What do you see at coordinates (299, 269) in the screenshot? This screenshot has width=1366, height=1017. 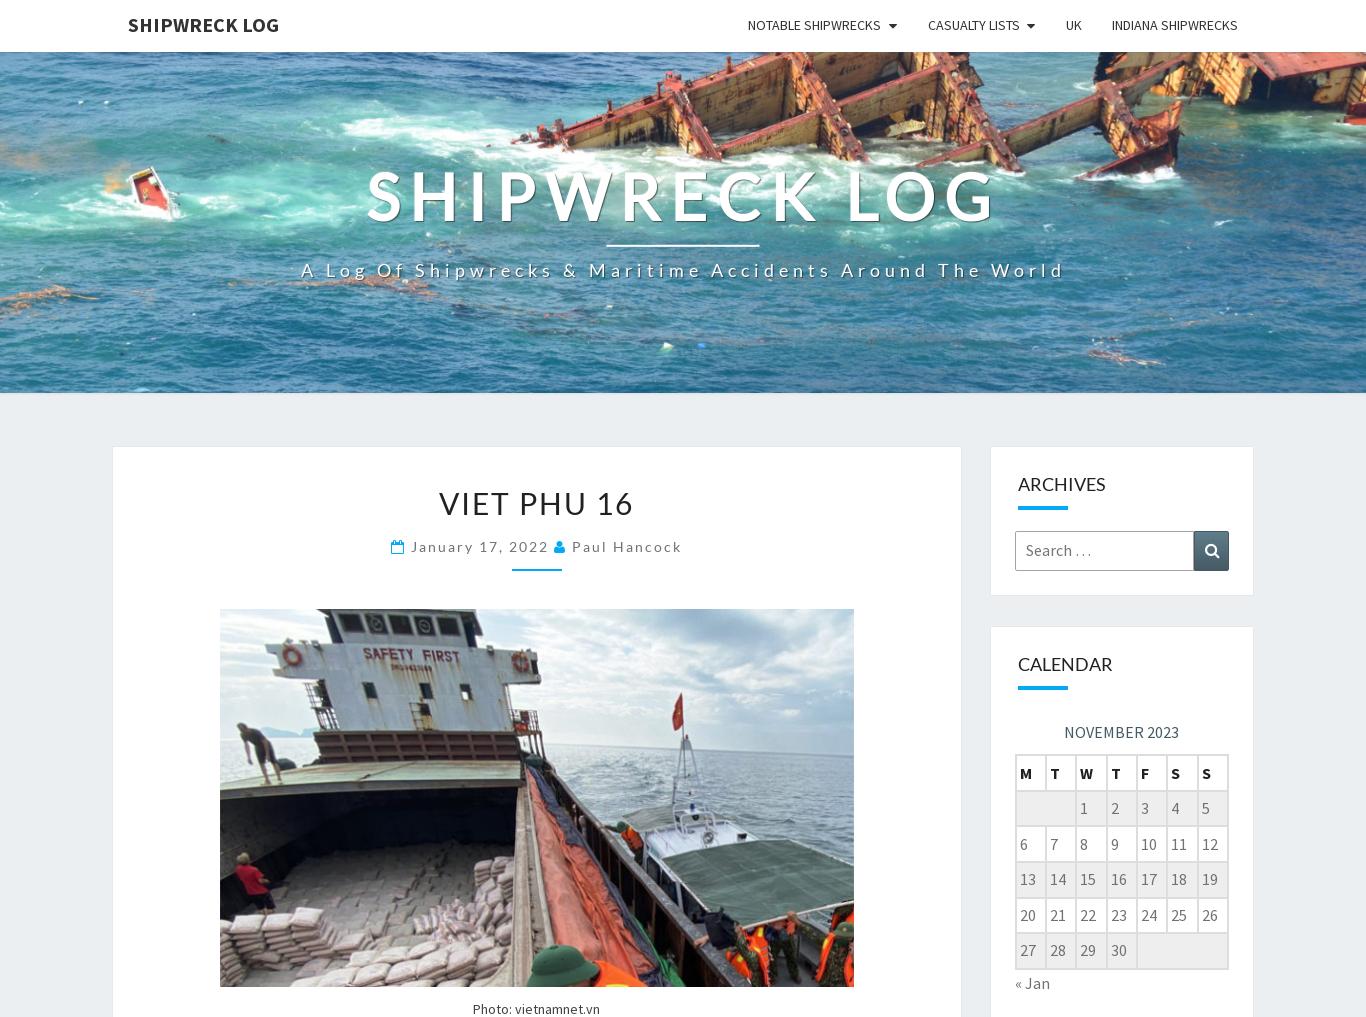 I see `'A log of shipwrecks & maritime accidents around the world'` at bounding box center [299, 269].